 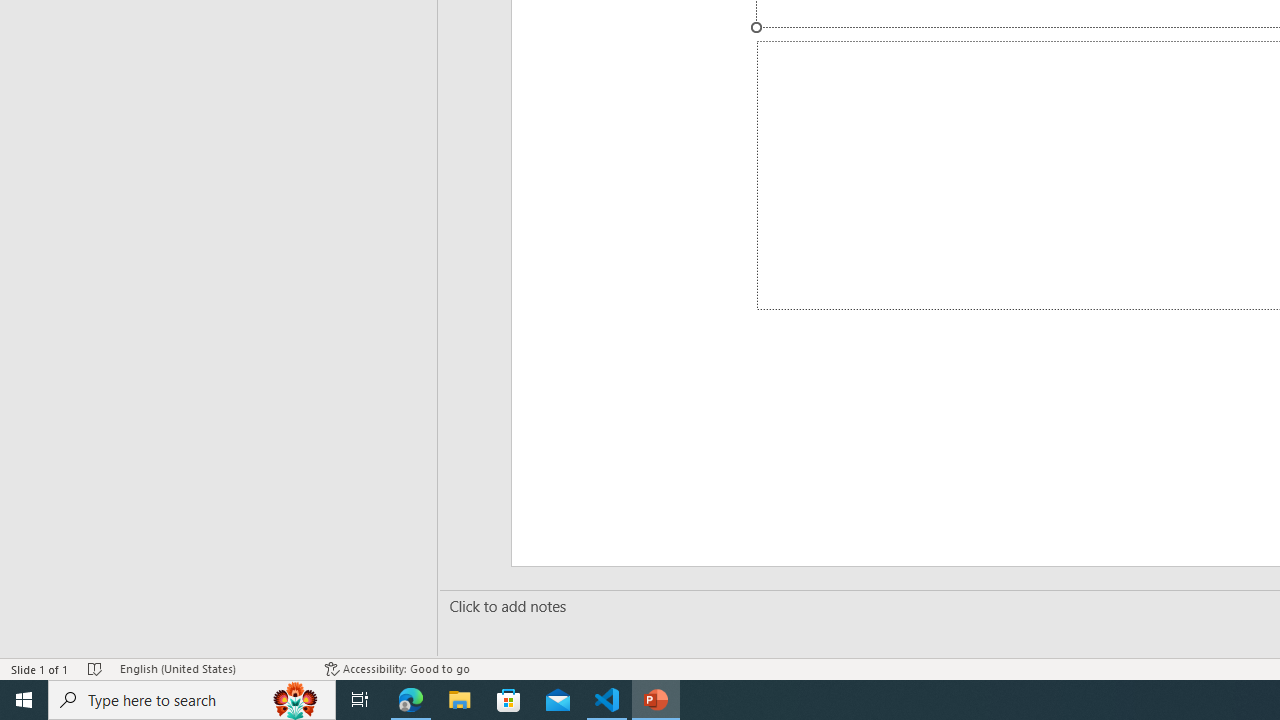 I want to click on 'Spell Check No Errors', so click(x=95, y=669).